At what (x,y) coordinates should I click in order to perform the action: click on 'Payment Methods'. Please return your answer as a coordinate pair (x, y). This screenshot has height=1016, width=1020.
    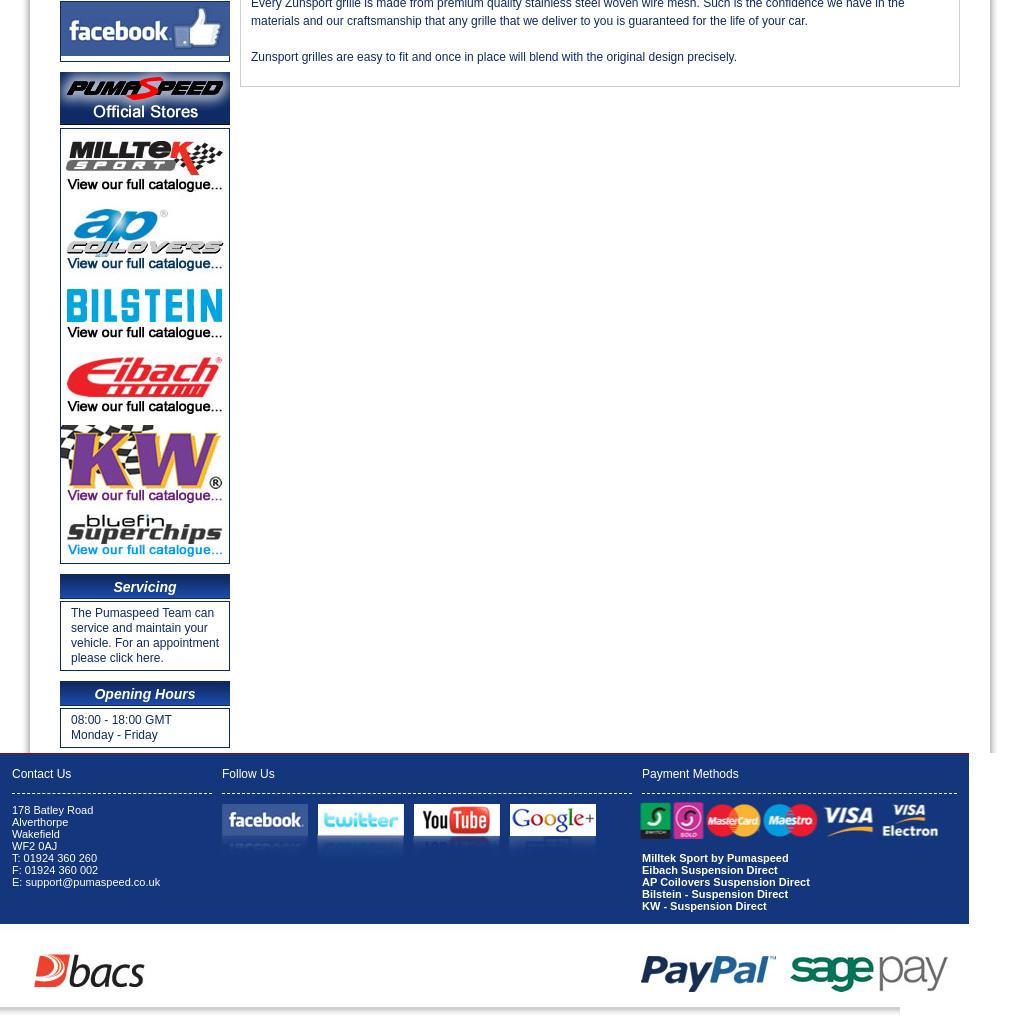
    Looking at the image, I should click on (689, 772).